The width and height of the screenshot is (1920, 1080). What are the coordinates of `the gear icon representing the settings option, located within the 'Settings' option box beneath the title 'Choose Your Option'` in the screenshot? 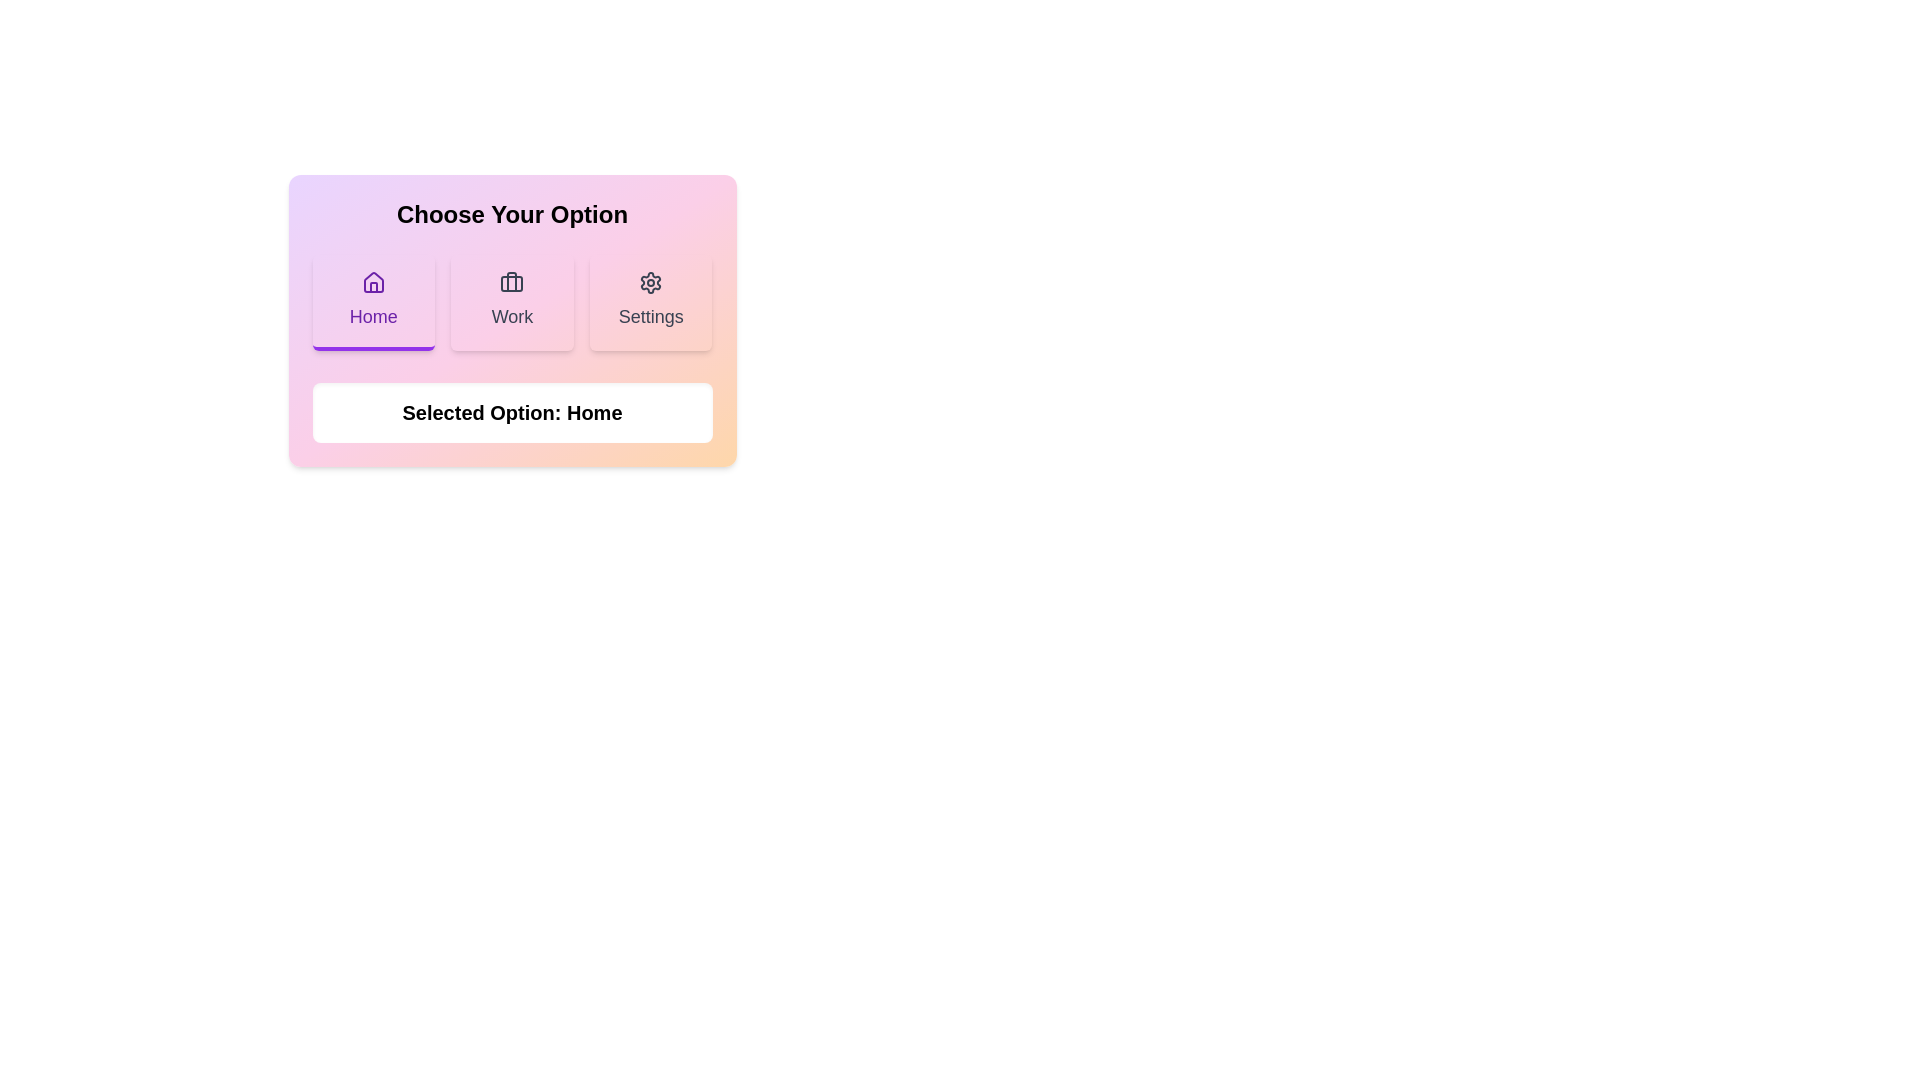 It's located at (651, 282).